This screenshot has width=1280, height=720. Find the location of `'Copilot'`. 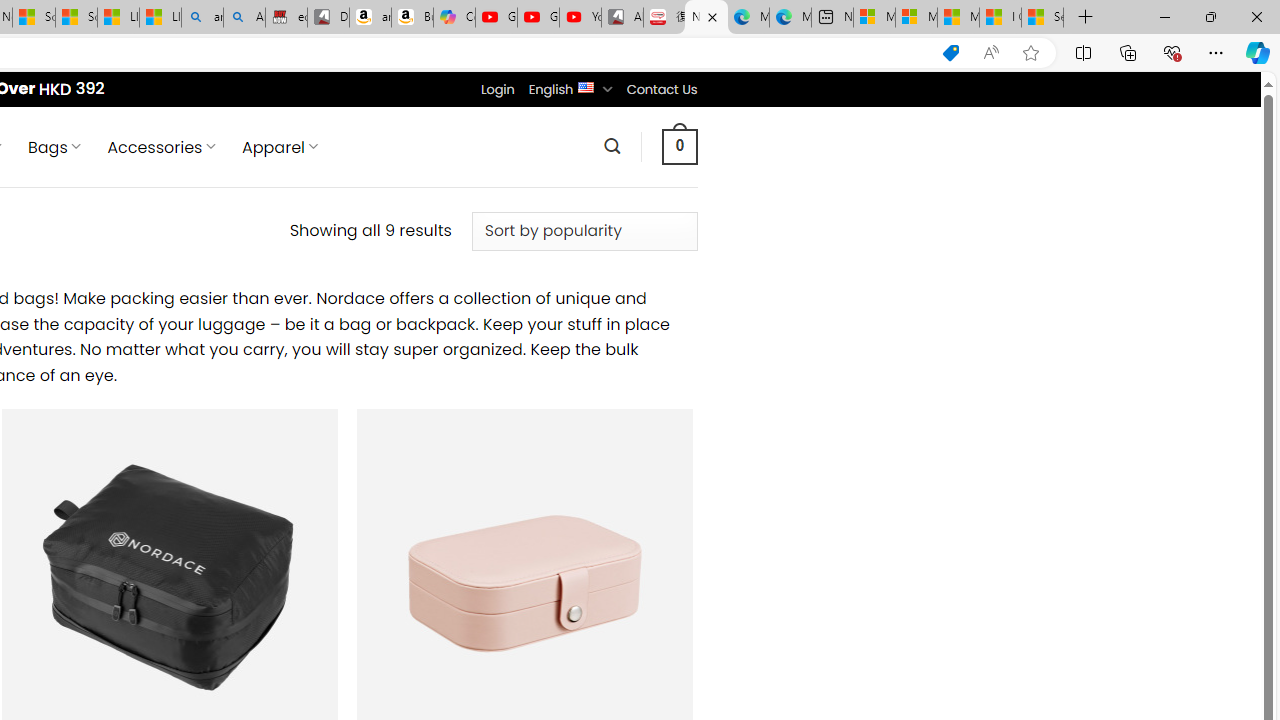

'Copilot' is located at coordinates (453, 17).